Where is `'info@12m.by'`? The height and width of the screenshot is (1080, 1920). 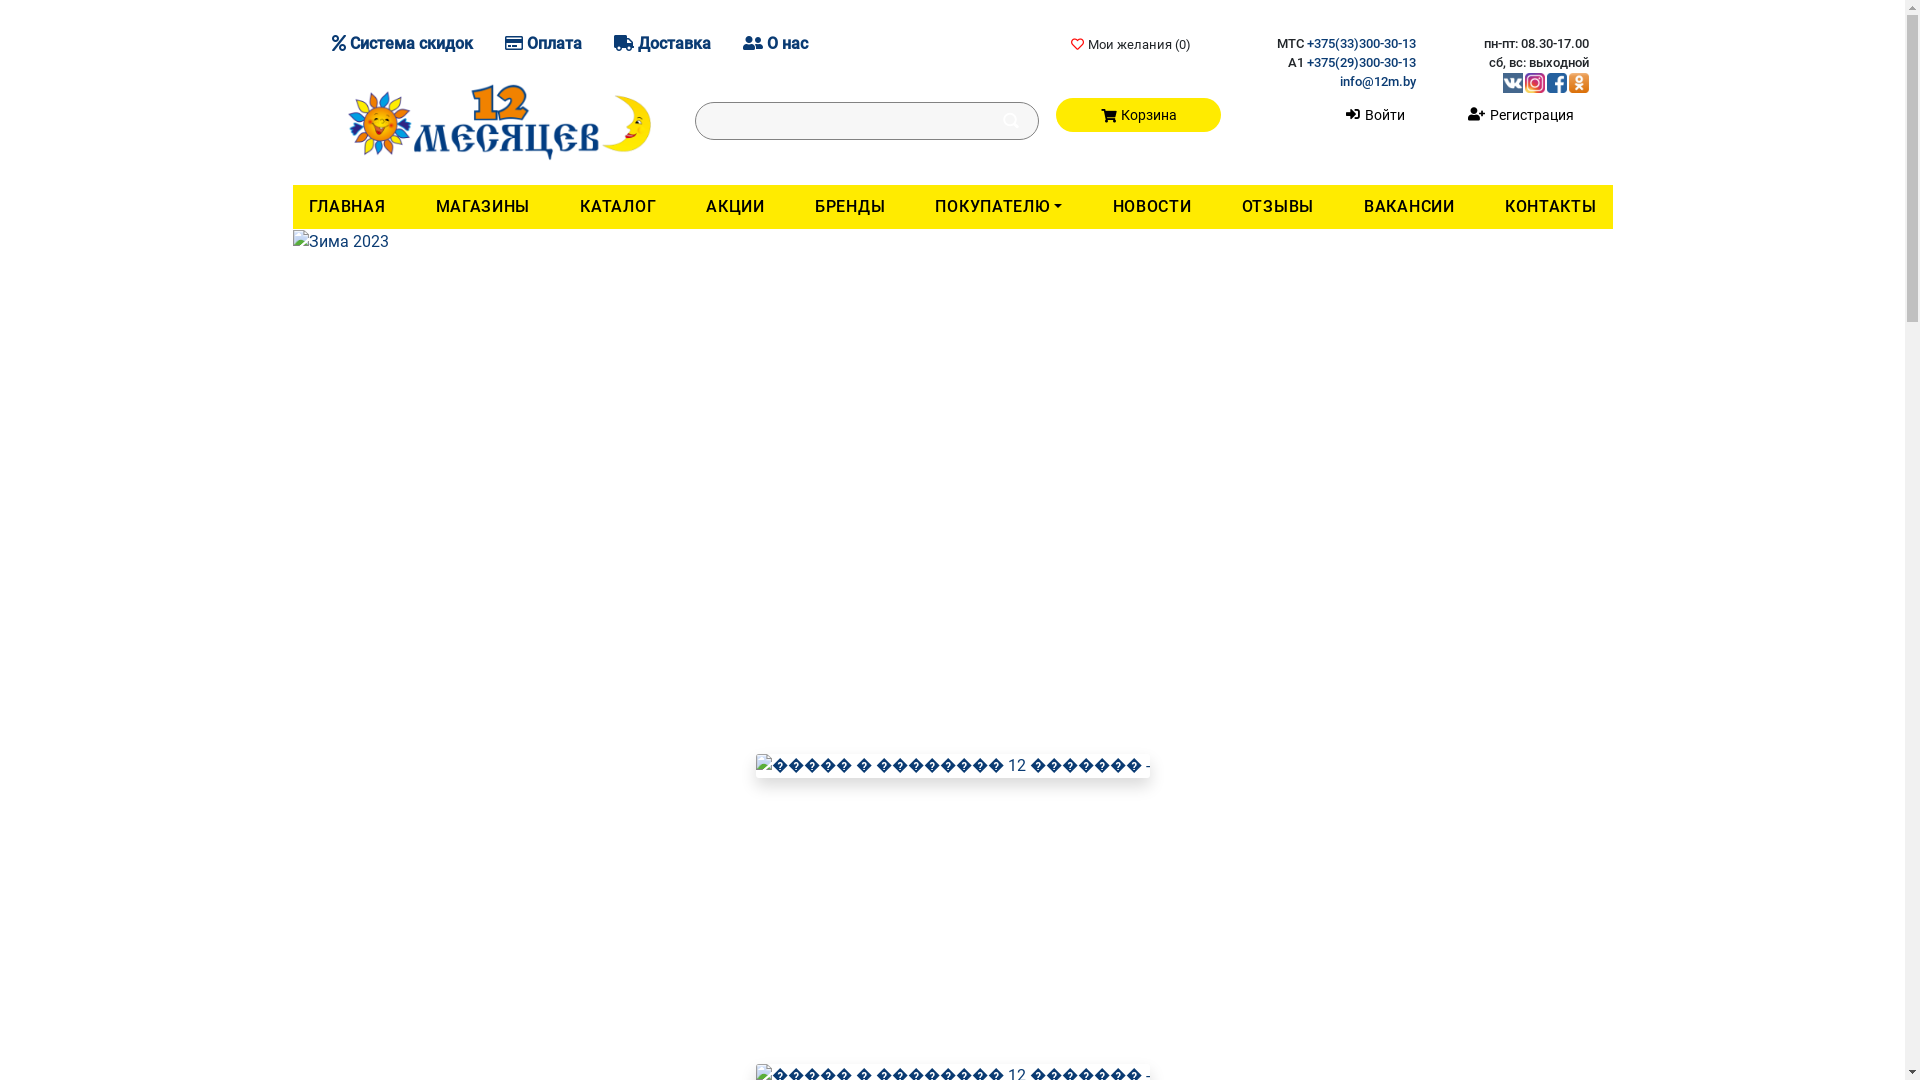 'info@12m.by' is located at coordinates (1339, 80).